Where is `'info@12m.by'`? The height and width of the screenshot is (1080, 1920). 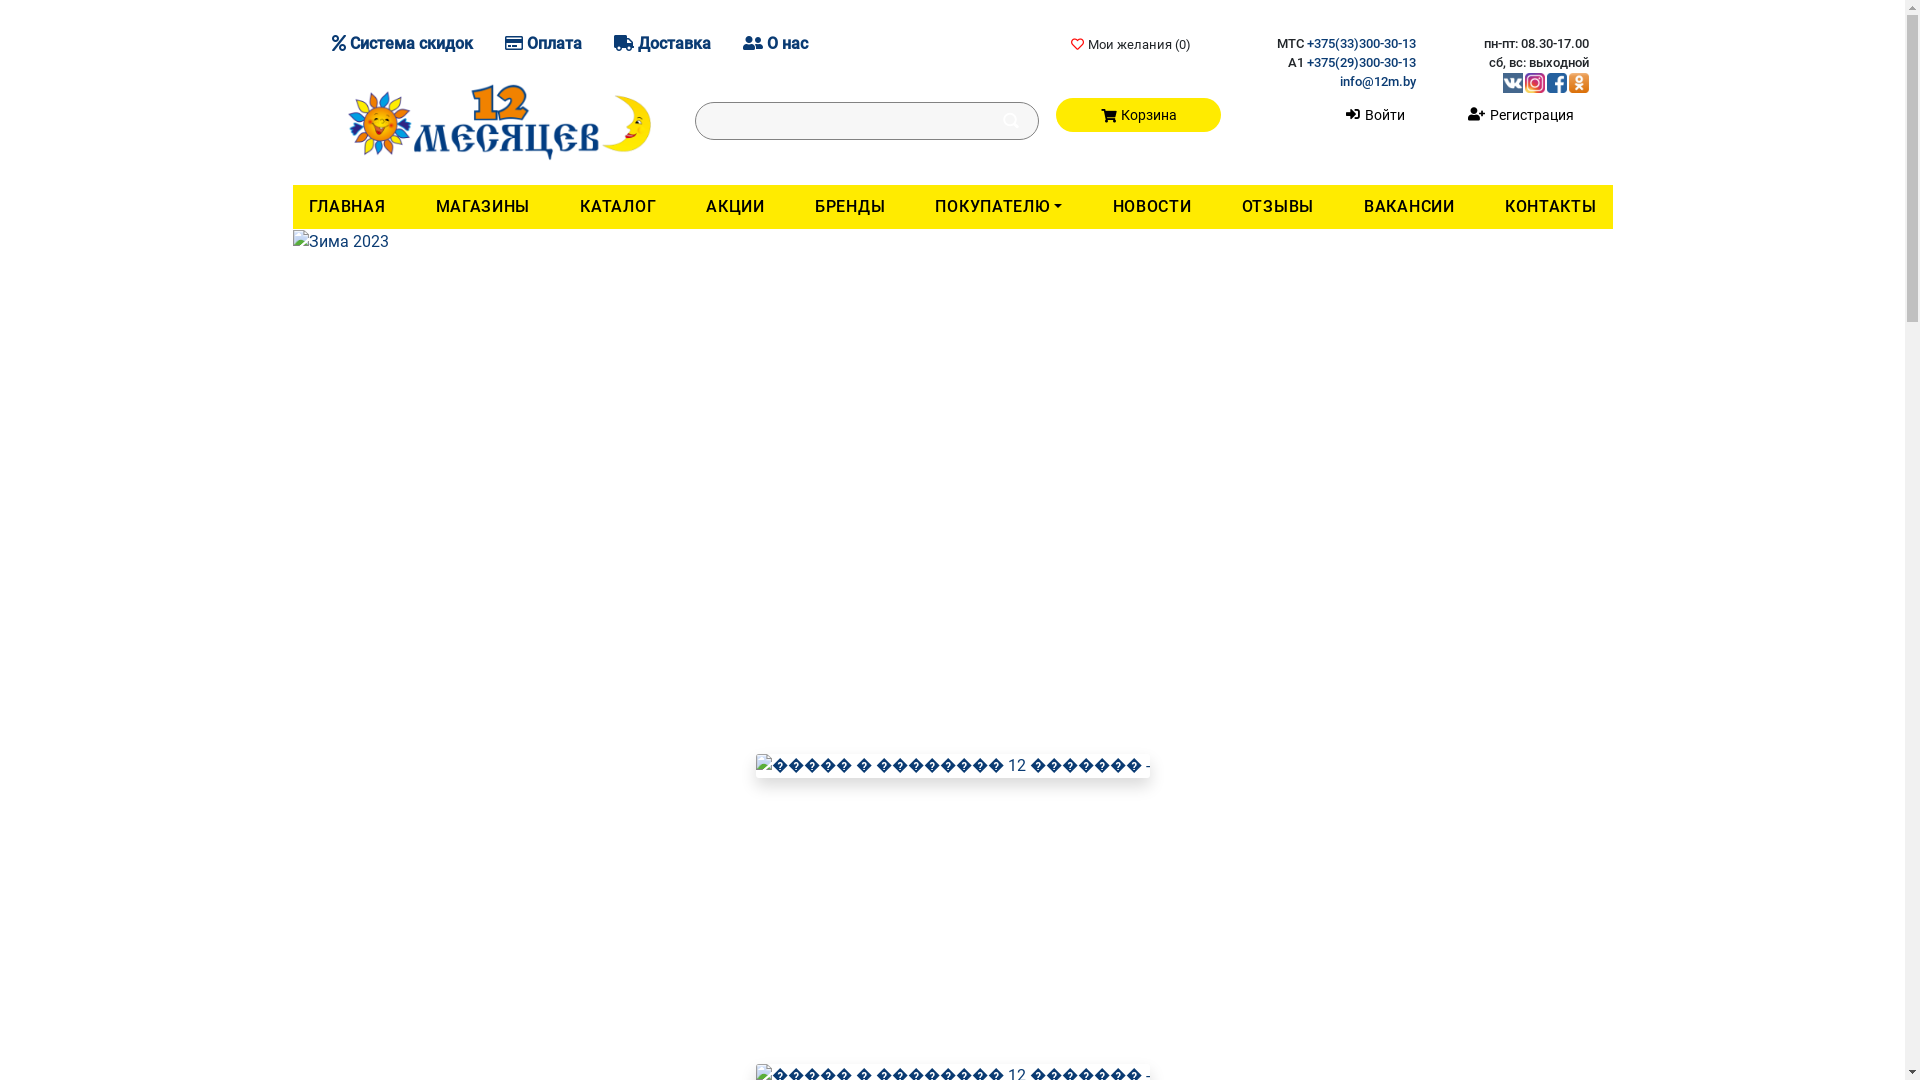 'info@12m.by' is located at coordinates (1339, 80).